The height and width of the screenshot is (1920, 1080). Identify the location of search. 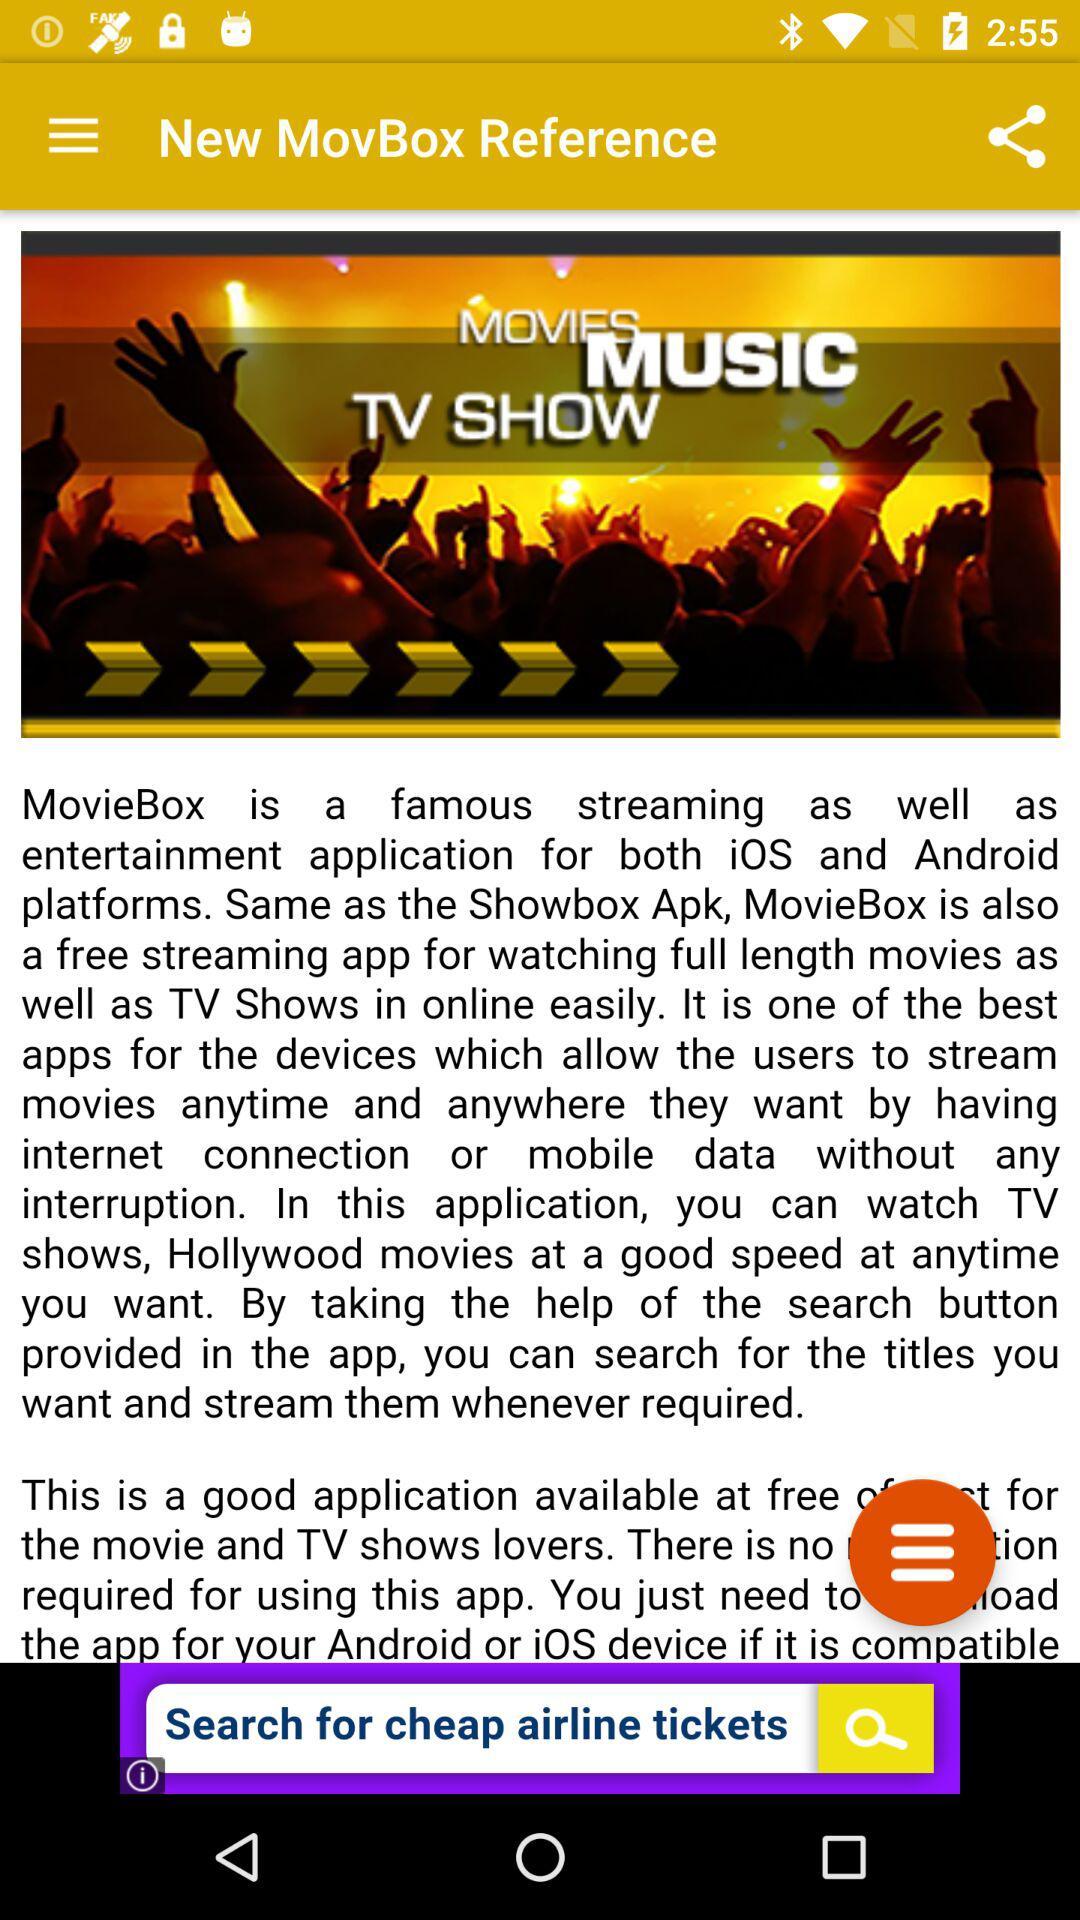
(540, 1727).